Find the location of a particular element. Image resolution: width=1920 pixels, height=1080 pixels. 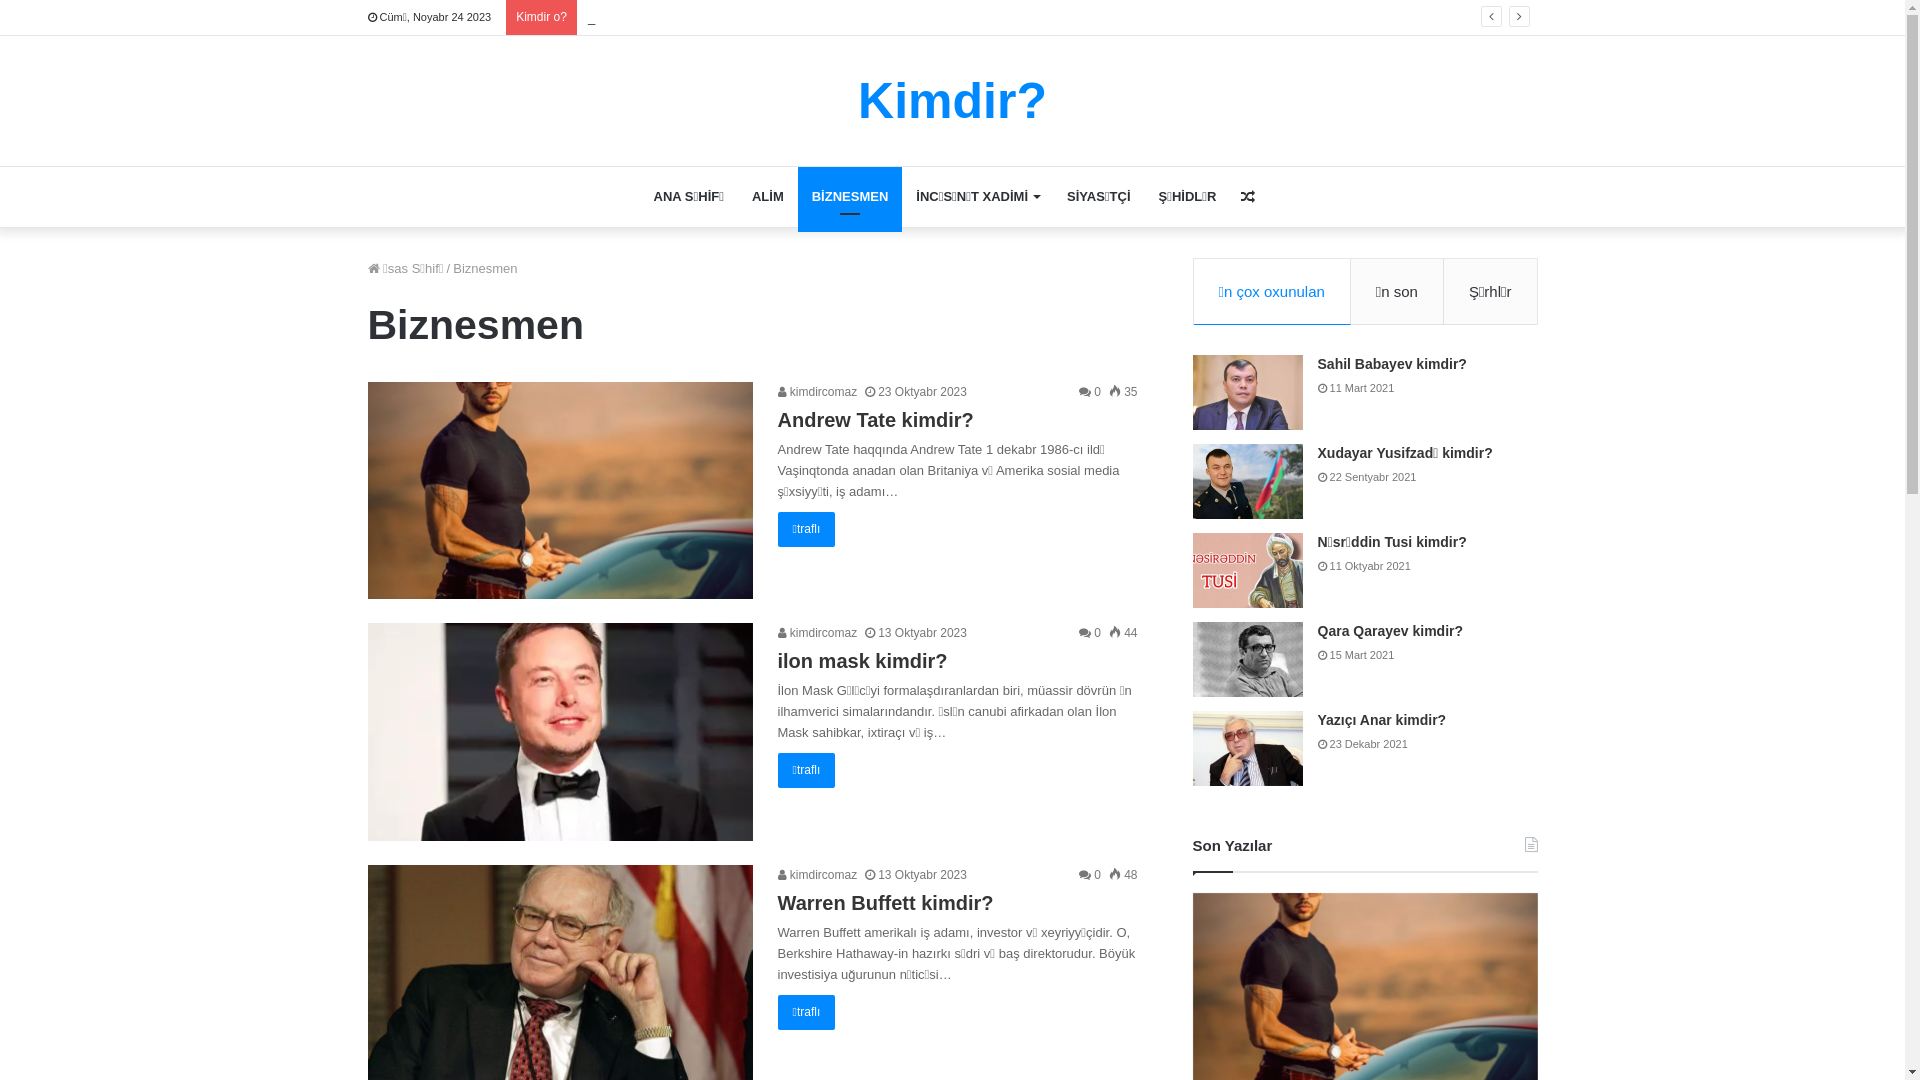

'Sahil Babayev kimdir? 5' is located at coordinates (1247, 392).